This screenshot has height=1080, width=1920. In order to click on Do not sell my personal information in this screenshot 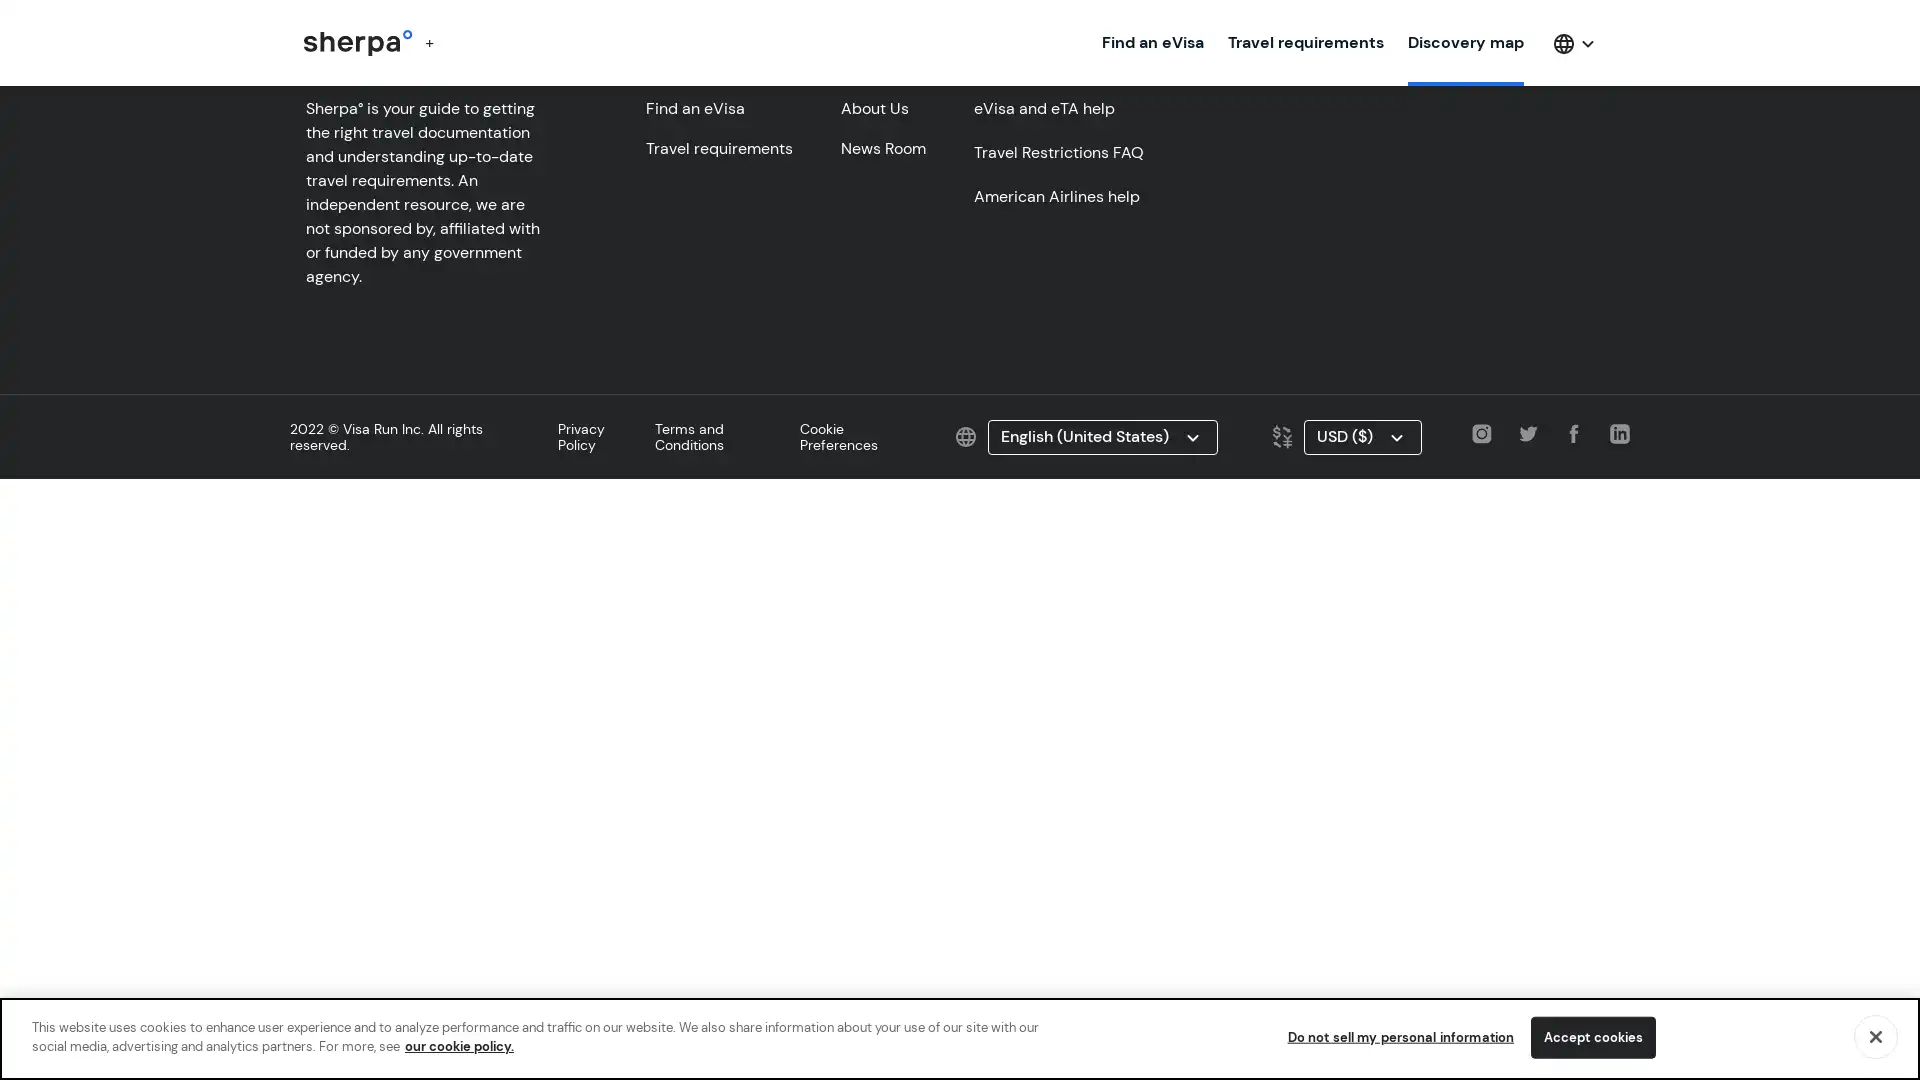, I will do `click(1399, 1036)`.